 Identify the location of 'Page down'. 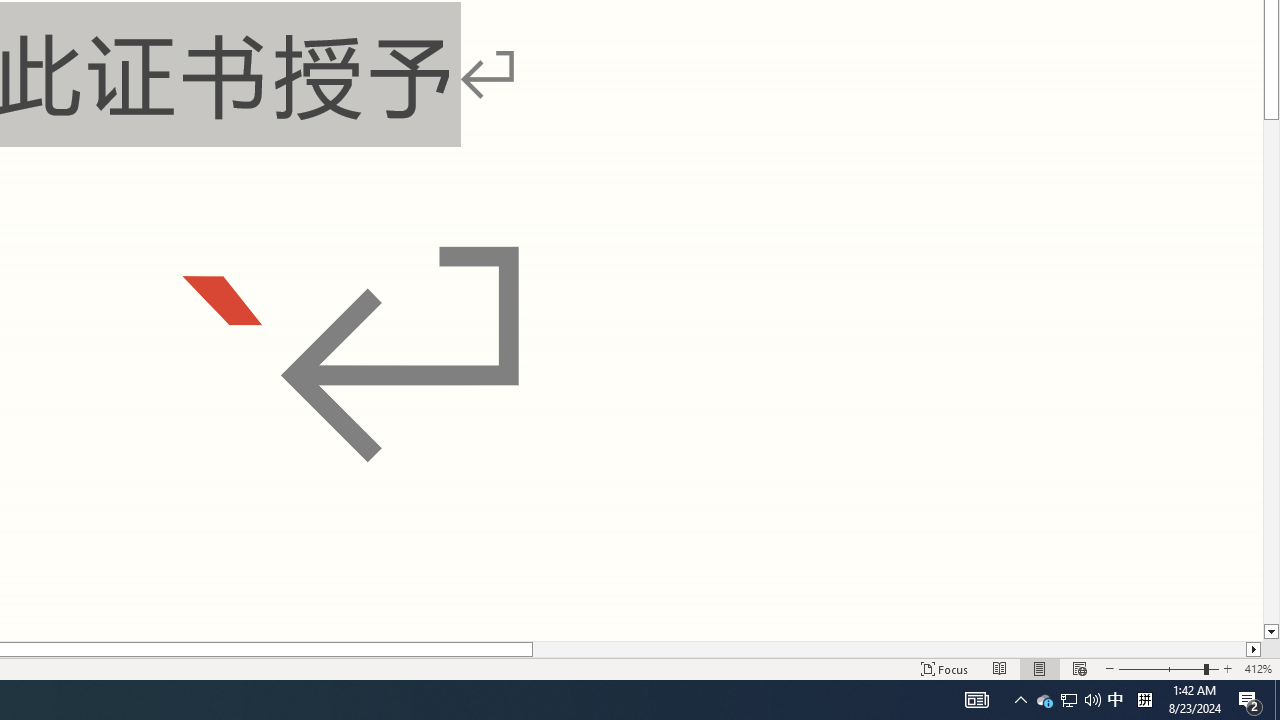
(1270, 372).